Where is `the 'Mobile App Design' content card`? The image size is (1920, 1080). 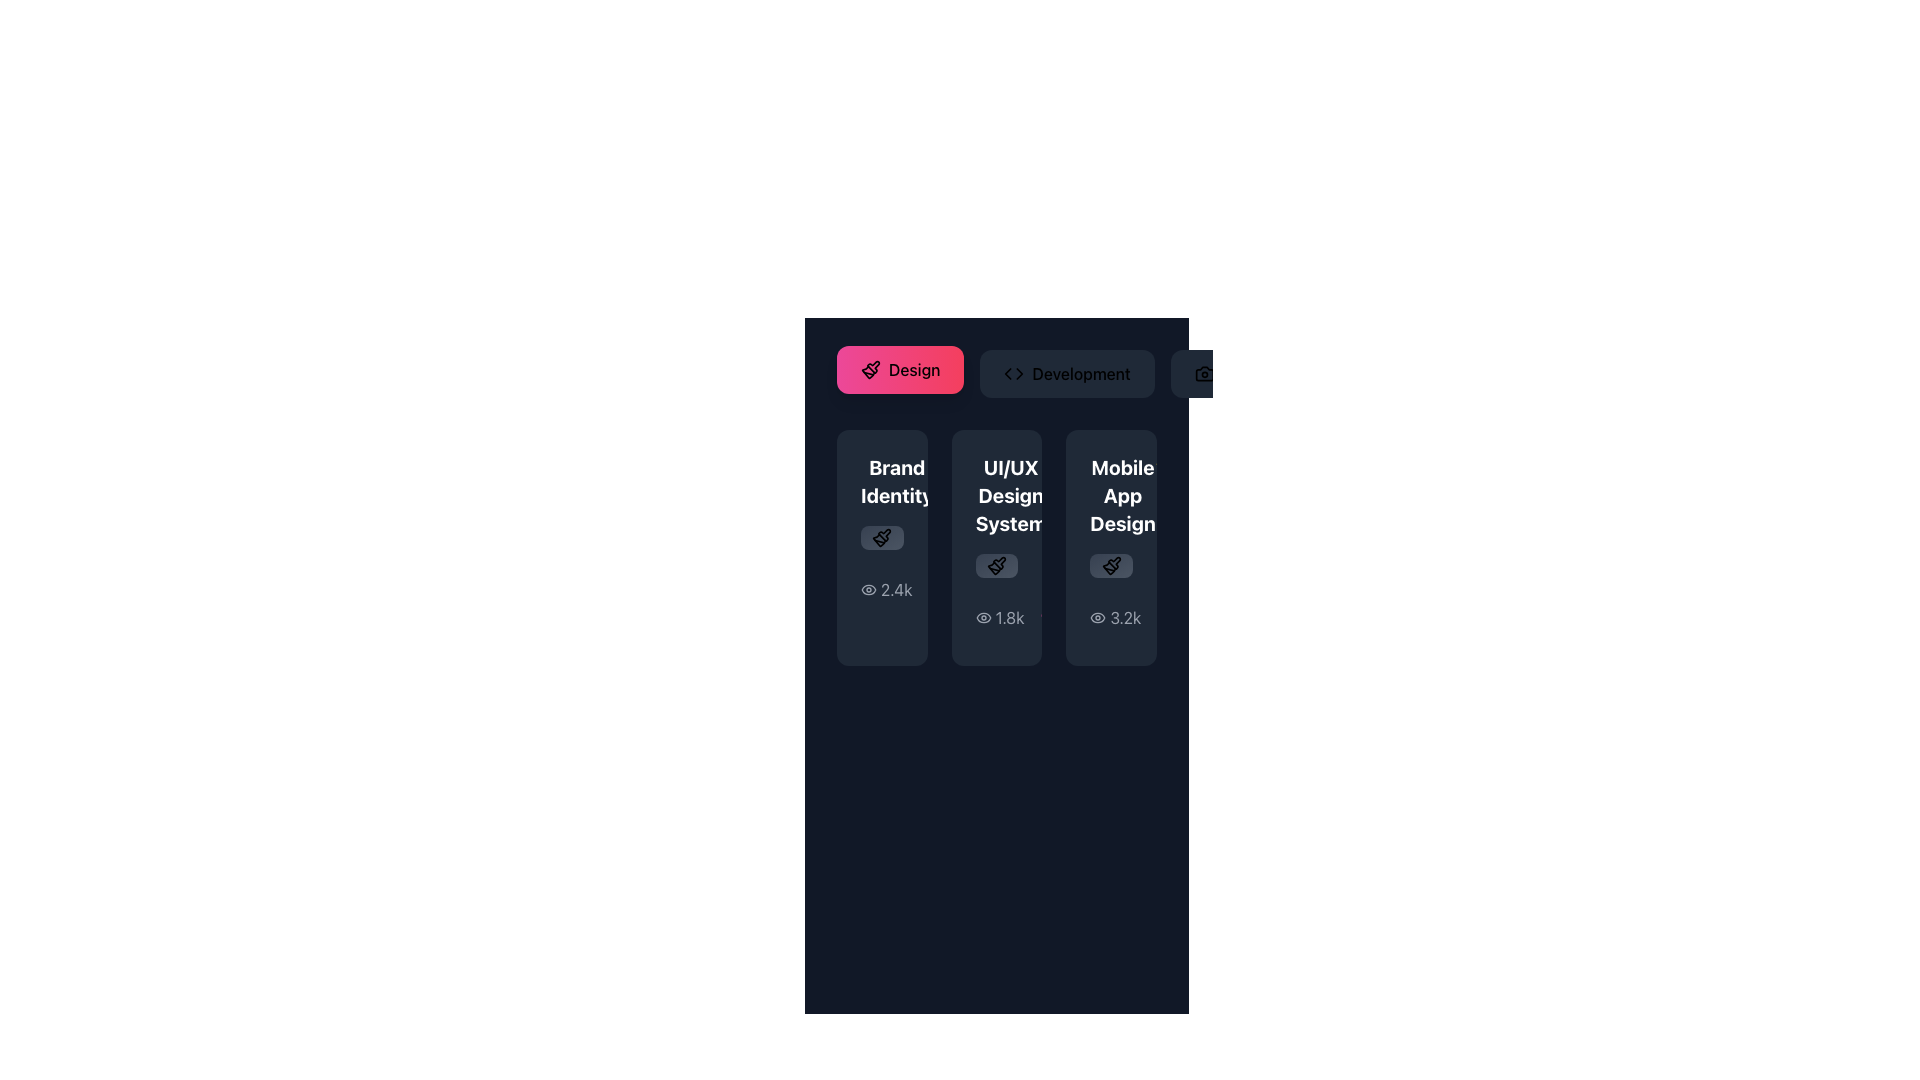 the 'Mobile App Design' content card is located at coordinates (1110, 547).